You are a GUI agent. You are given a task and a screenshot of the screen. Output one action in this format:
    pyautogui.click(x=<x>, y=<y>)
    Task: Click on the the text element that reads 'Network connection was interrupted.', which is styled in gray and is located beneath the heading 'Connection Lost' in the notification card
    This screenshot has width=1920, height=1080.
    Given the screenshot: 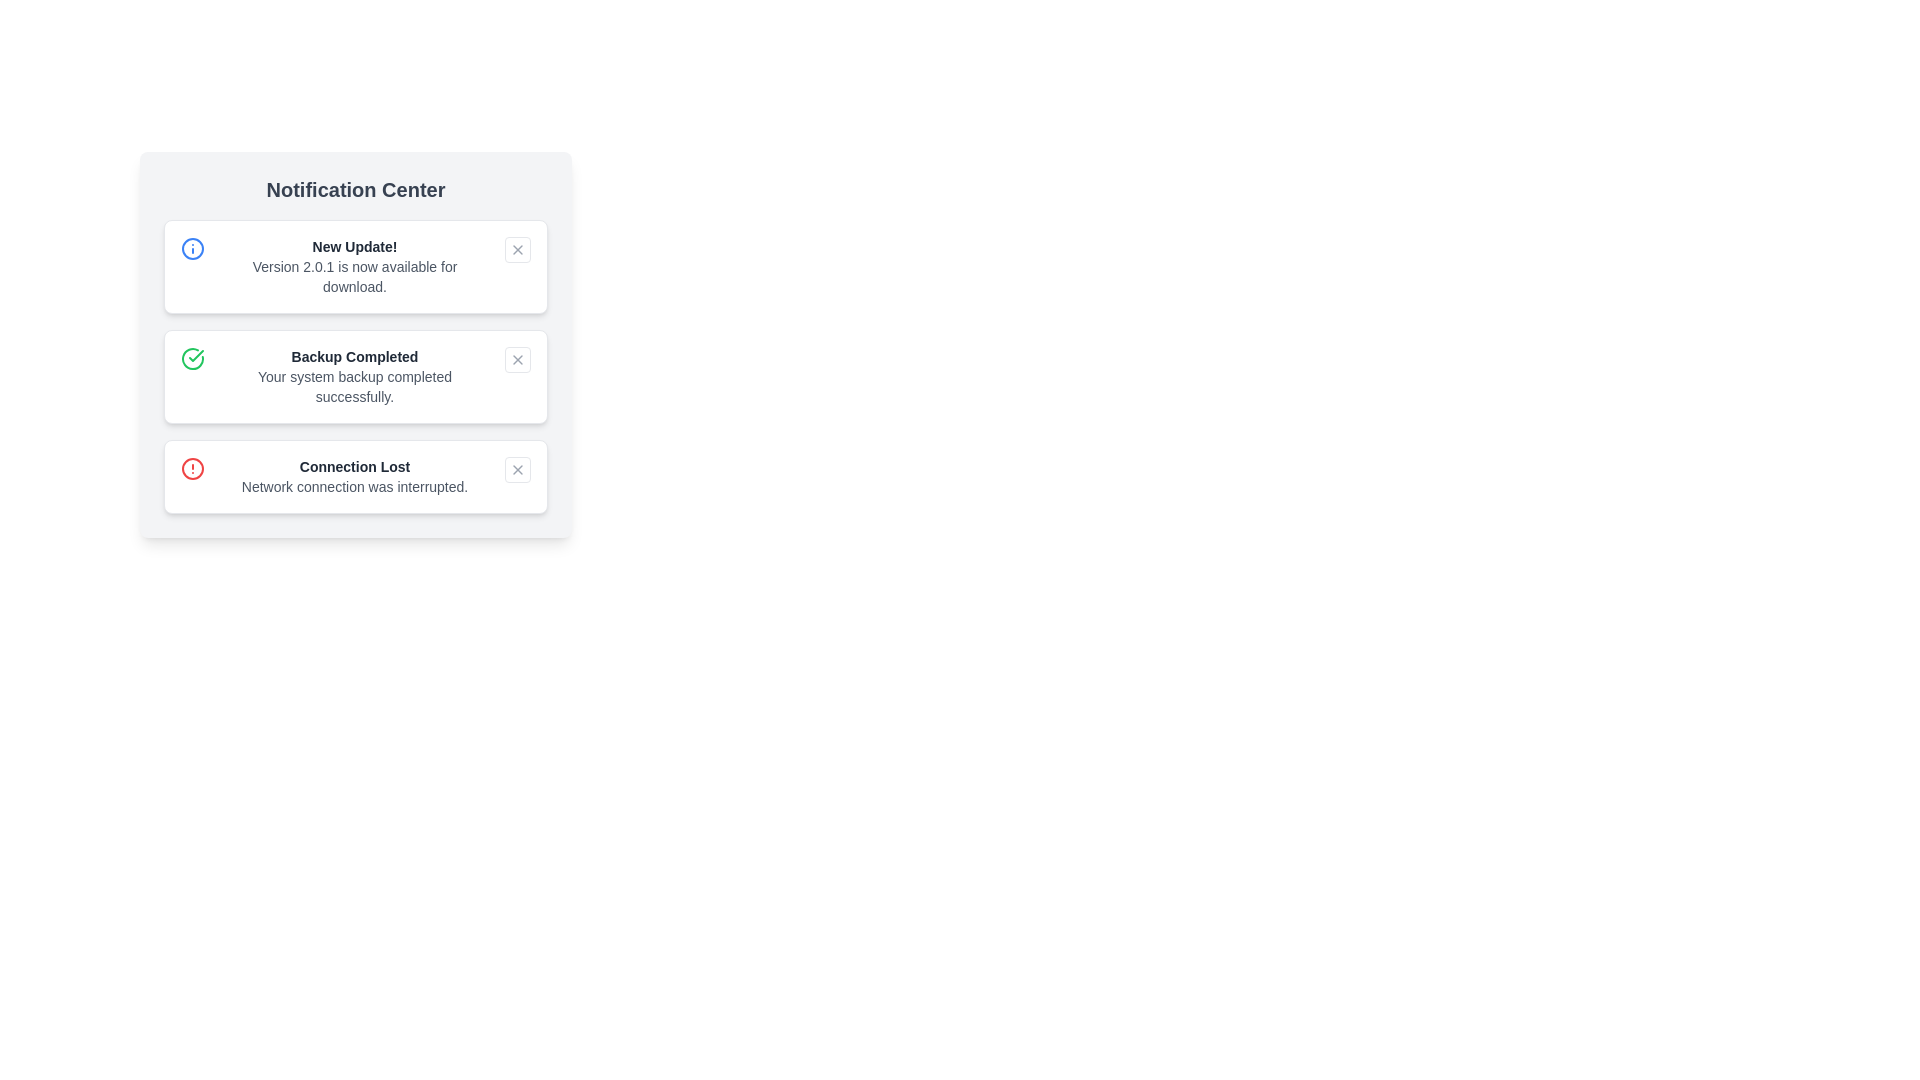 What is the action you would take?
    pyautogui.click(x=355, y=486)
    